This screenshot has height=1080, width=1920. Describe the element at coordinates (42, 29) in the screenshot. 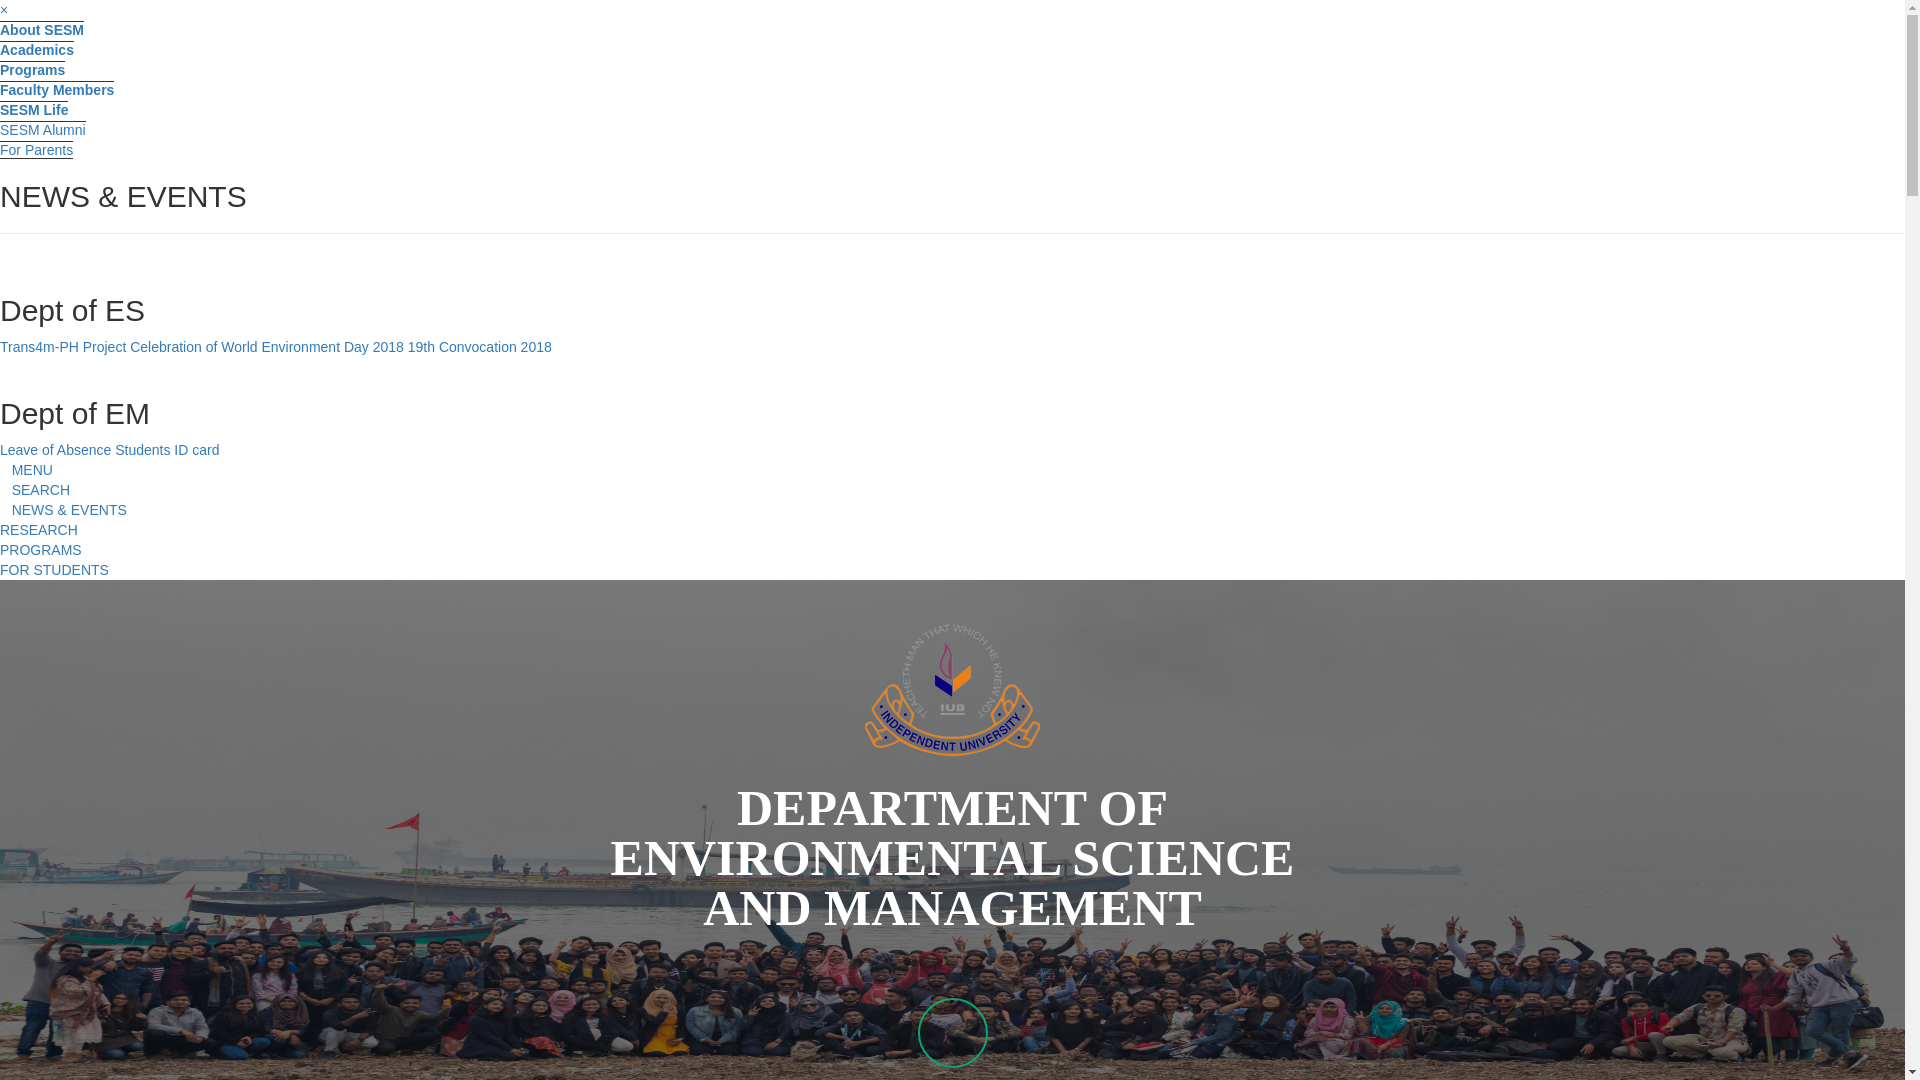

I see `'About SESM'` at that location.